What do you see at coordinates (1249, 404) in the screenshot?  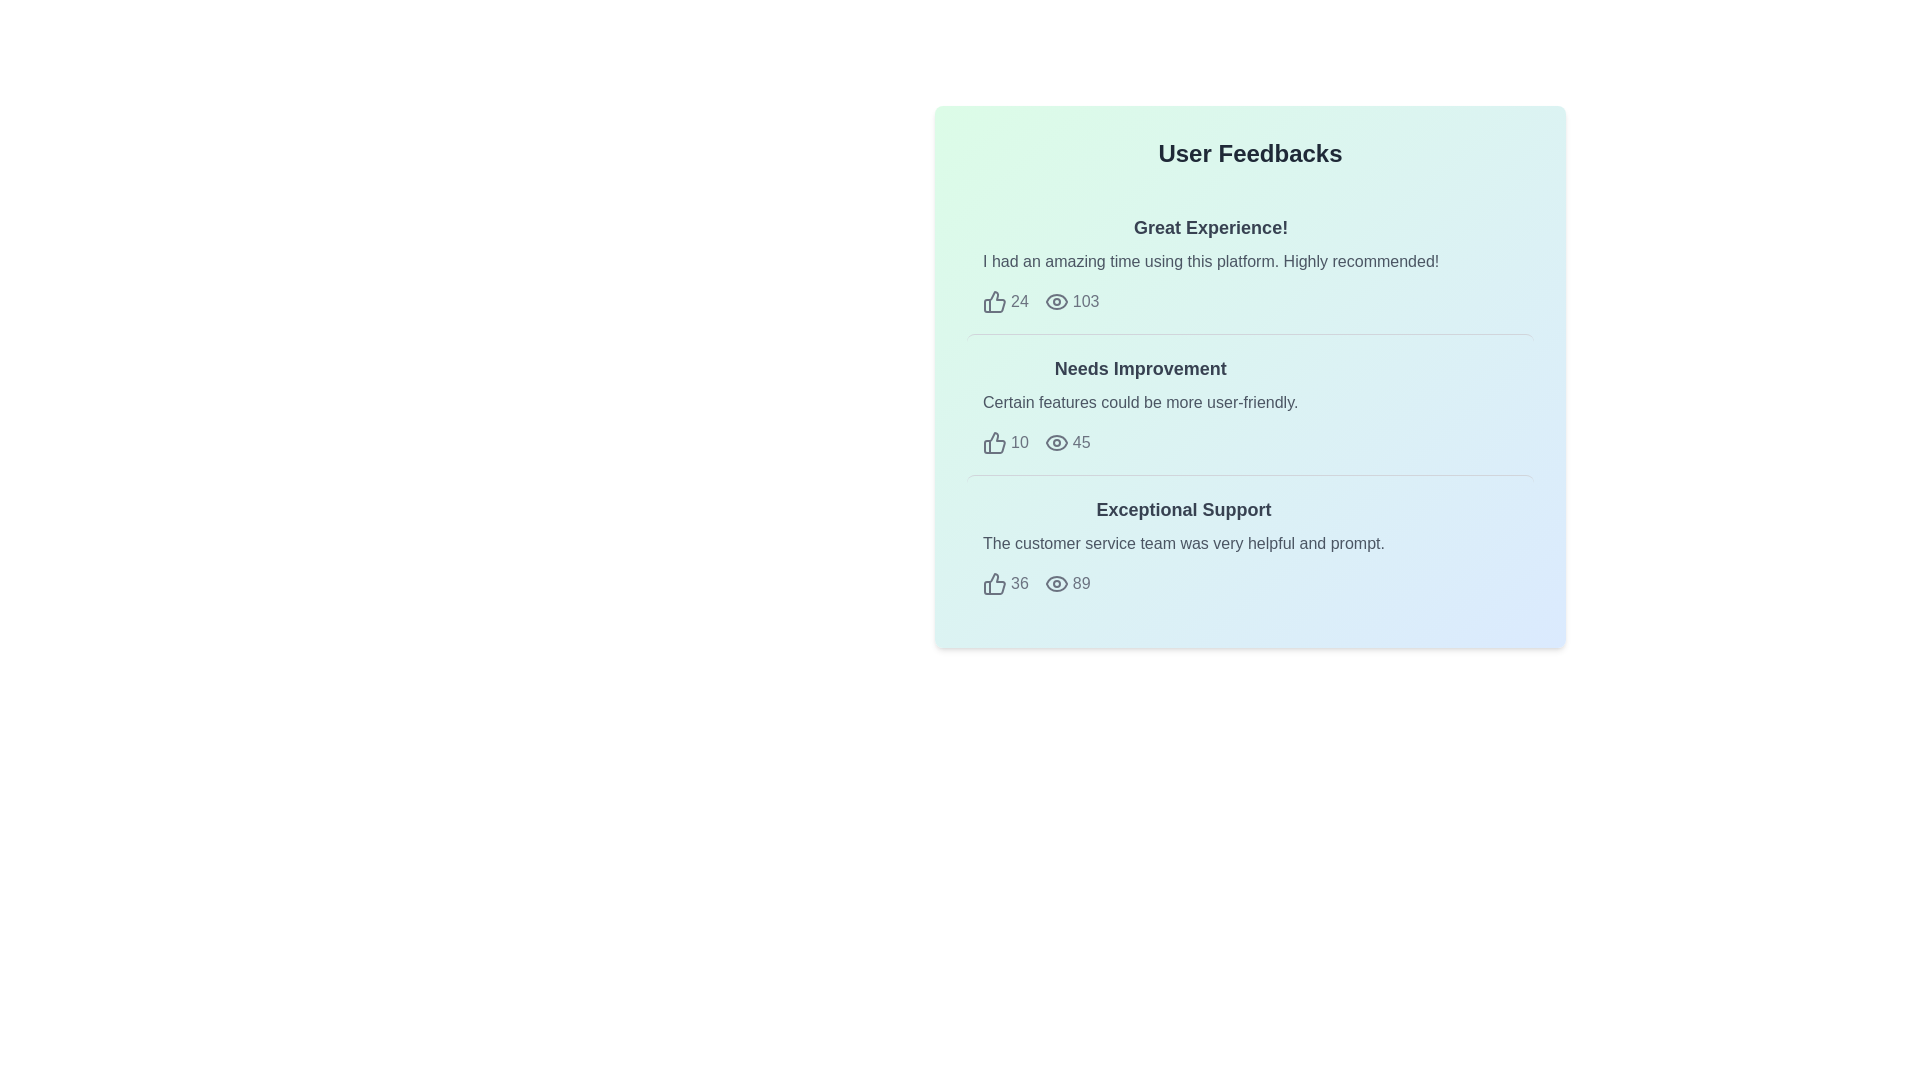 I see `the feedback item titled 'Needs Improvement'` at bounding box center [1249, 404].